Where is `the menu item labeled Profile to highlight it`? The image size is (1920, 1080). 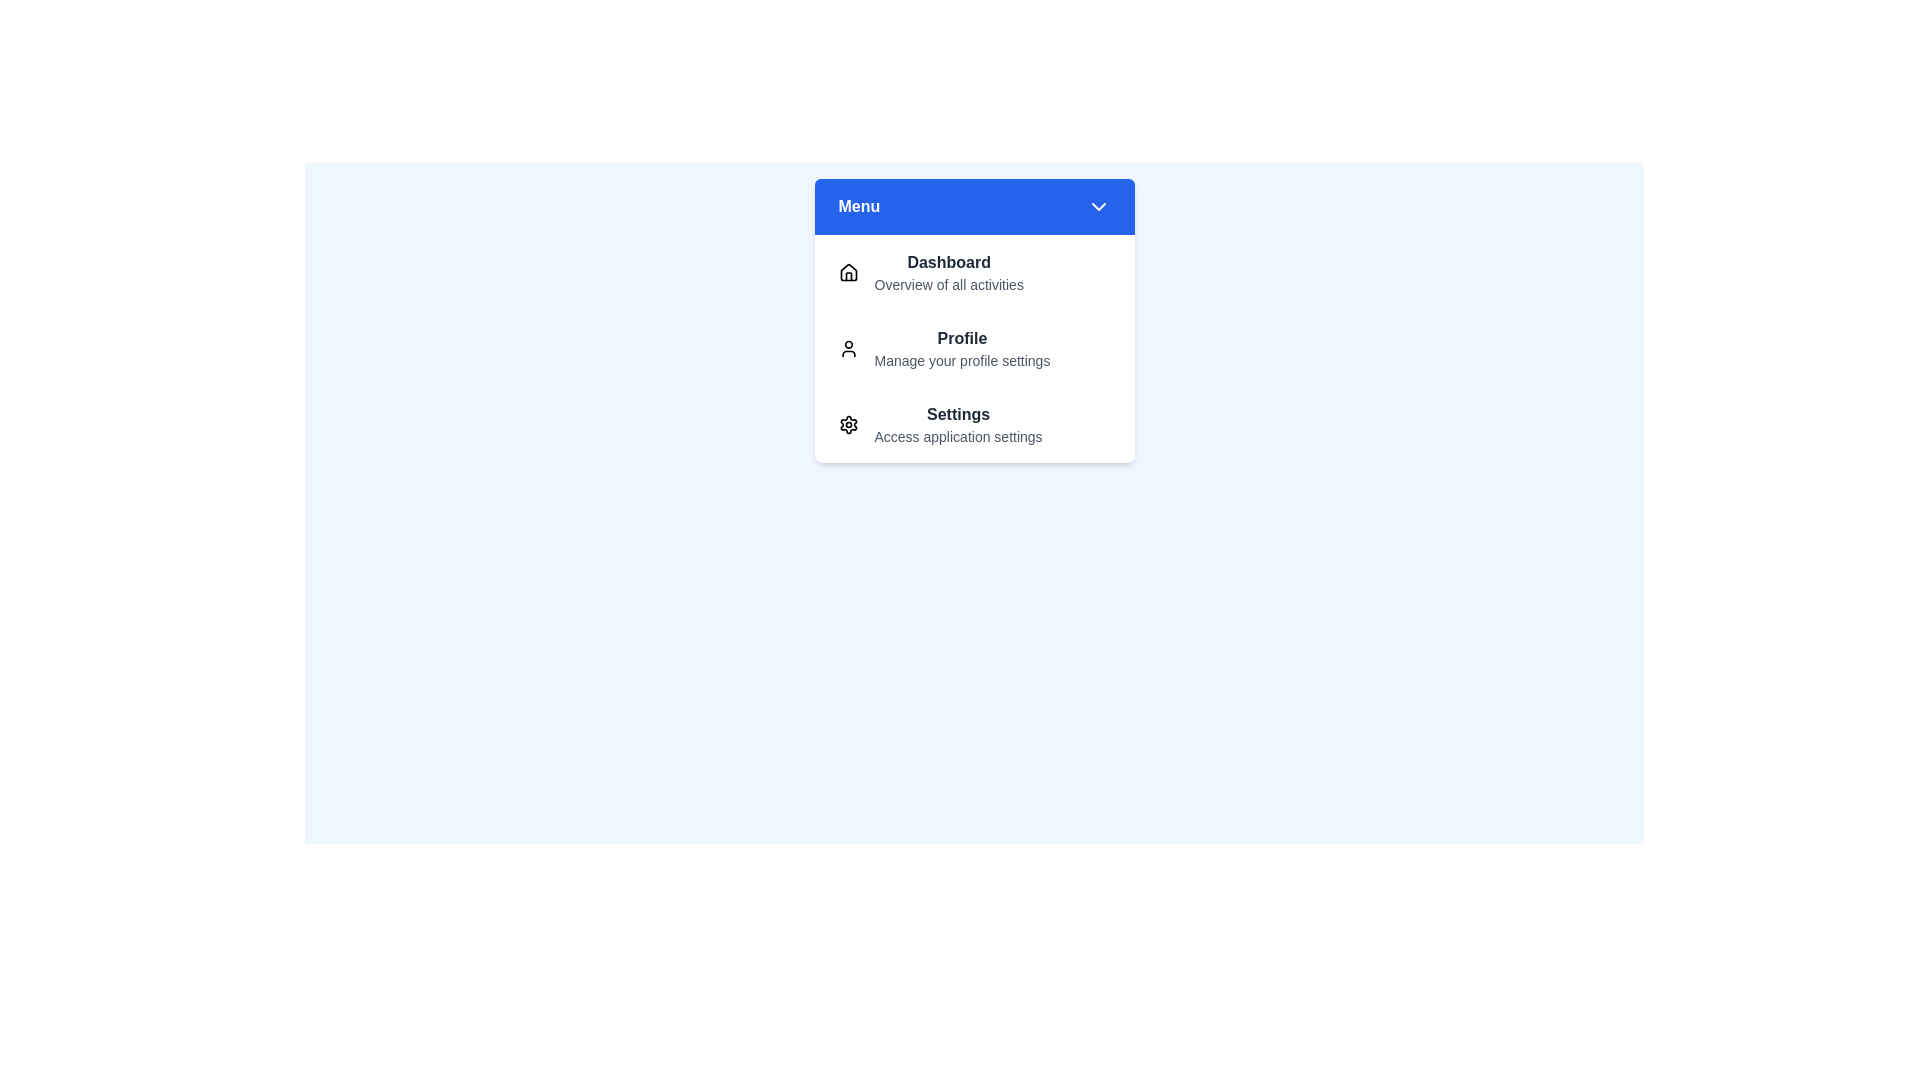 the menu item labeled Profile to highlight it is located at coordinates (974, 347).